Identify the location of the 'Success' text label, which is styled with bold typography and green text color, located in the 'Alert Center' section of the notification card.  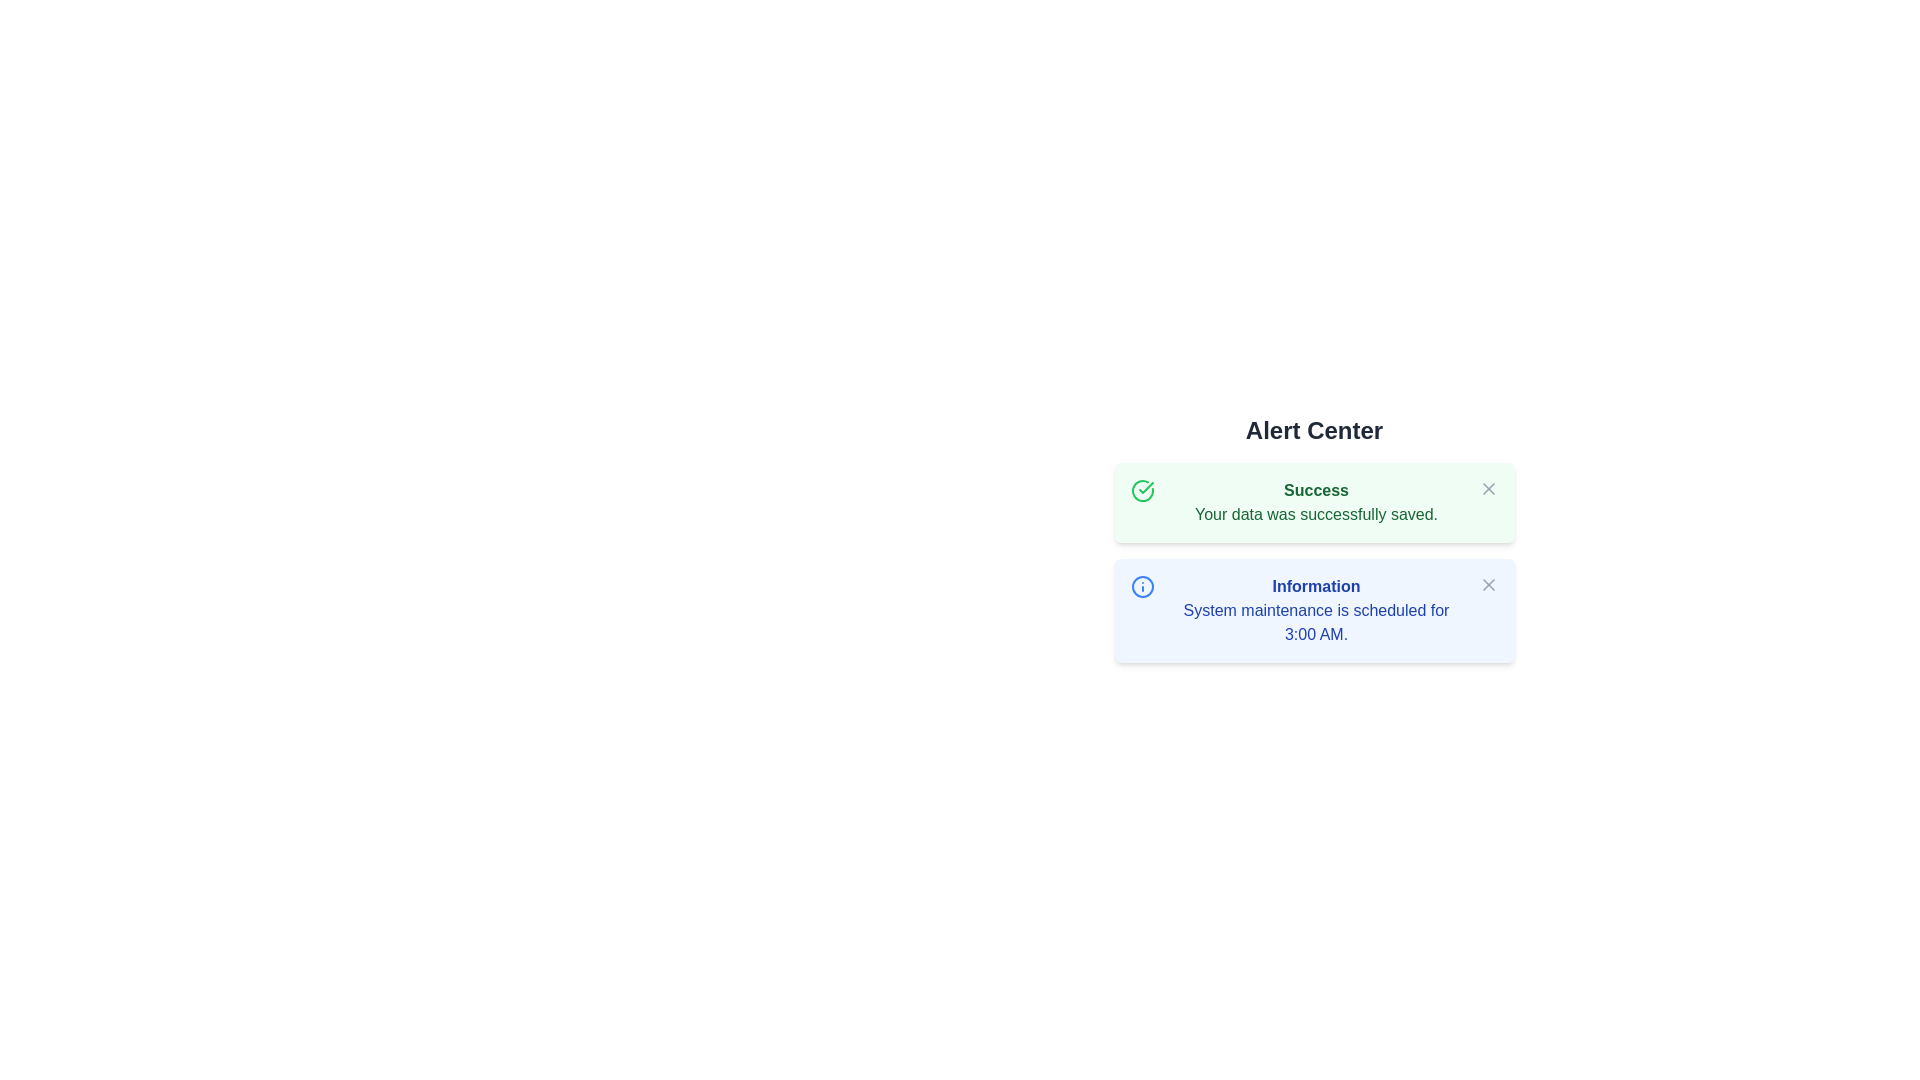
(1316, 490).